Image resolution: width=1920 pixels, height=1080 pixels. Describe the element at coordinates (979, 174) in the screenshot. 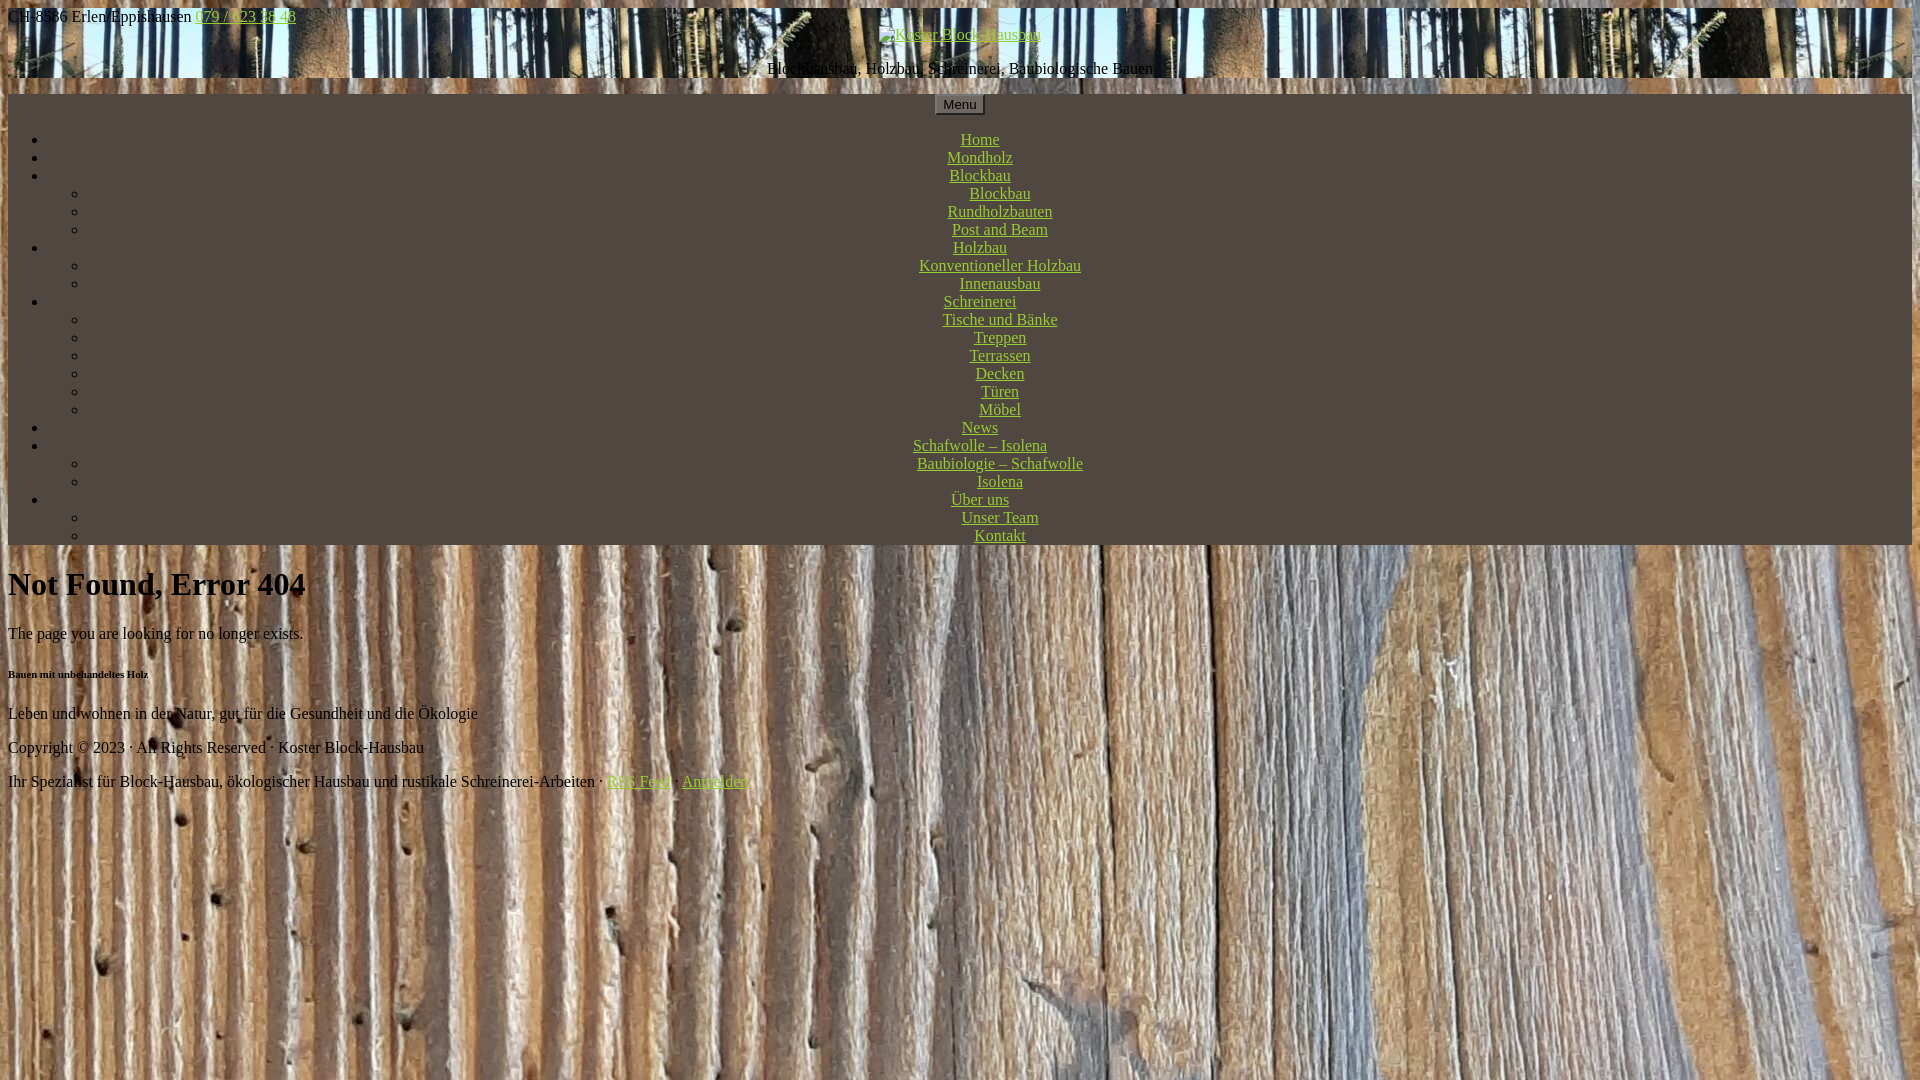

I see `'Blockbau'` at that location.